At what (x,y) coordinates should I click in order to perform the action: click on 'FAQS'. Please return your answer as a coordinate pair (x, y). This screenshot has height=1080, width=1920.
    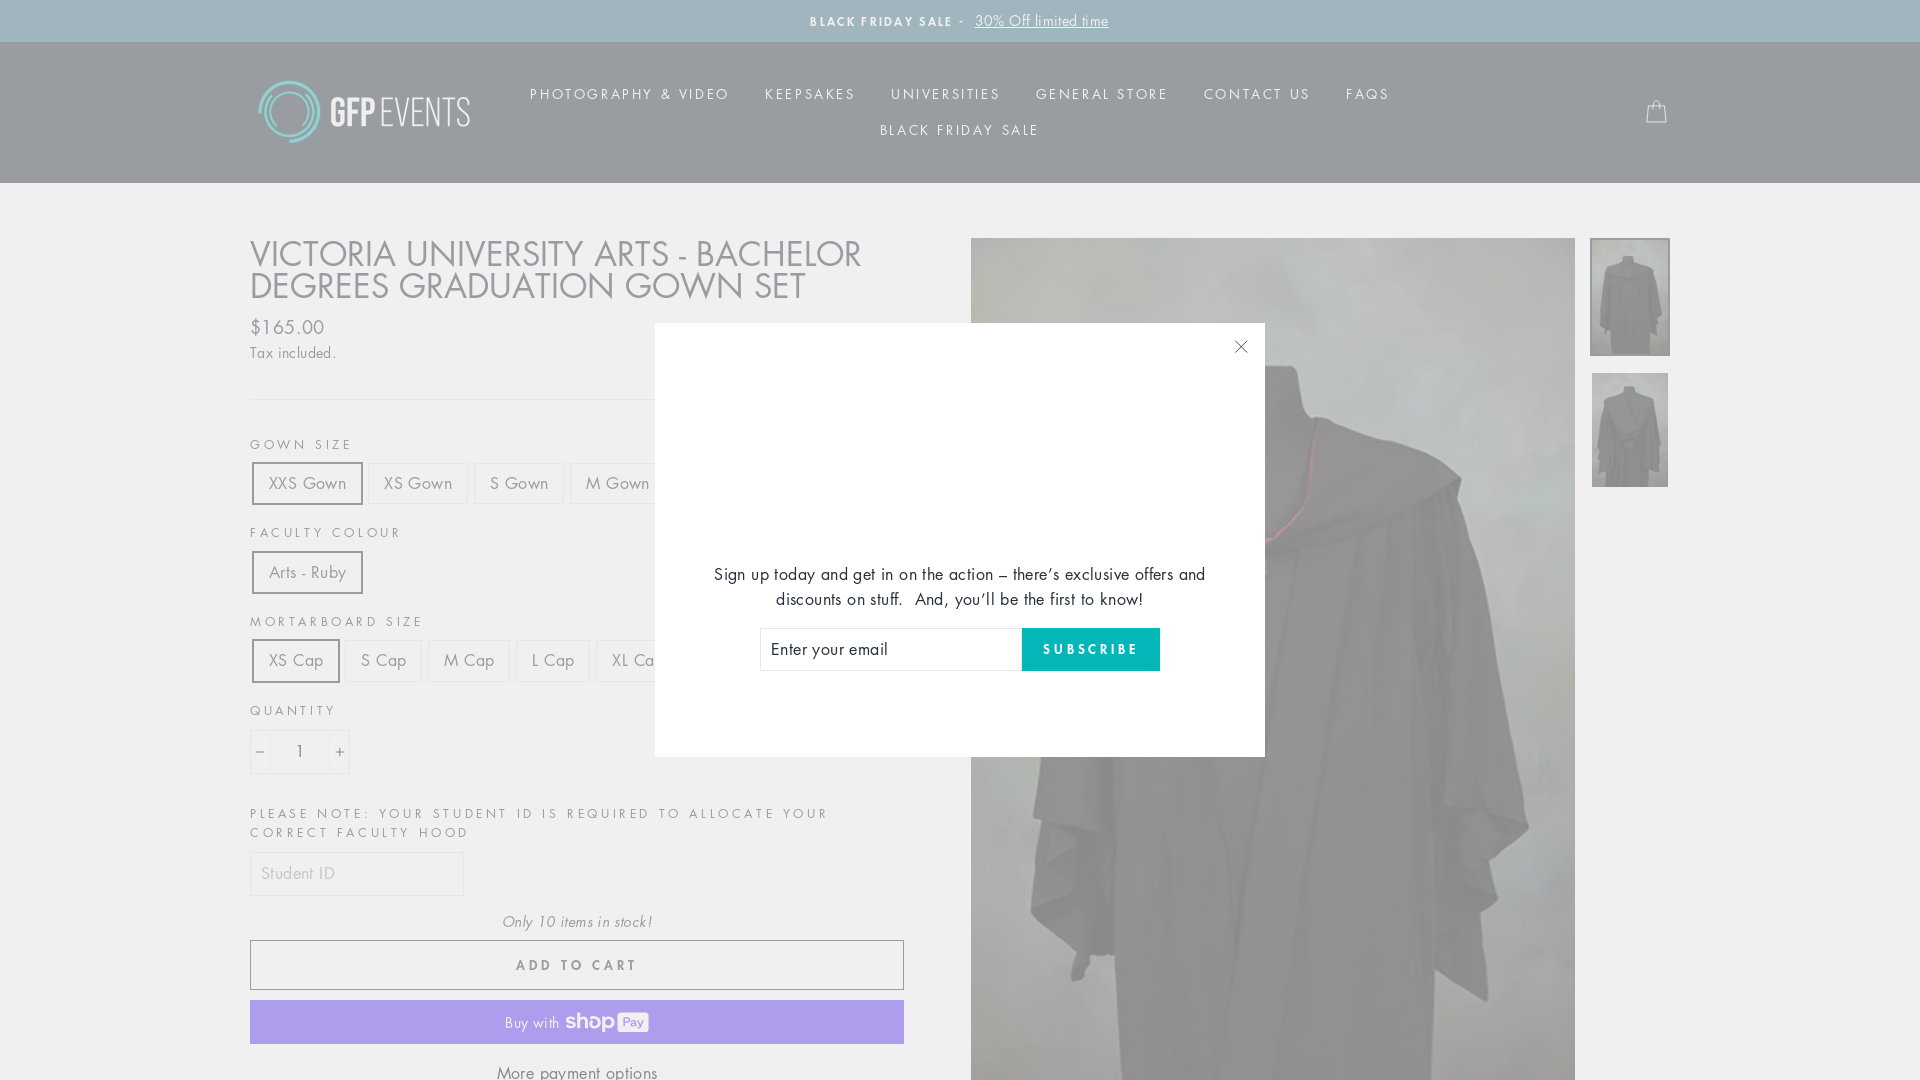
    Looking at the image, I should click on (1330, 93).